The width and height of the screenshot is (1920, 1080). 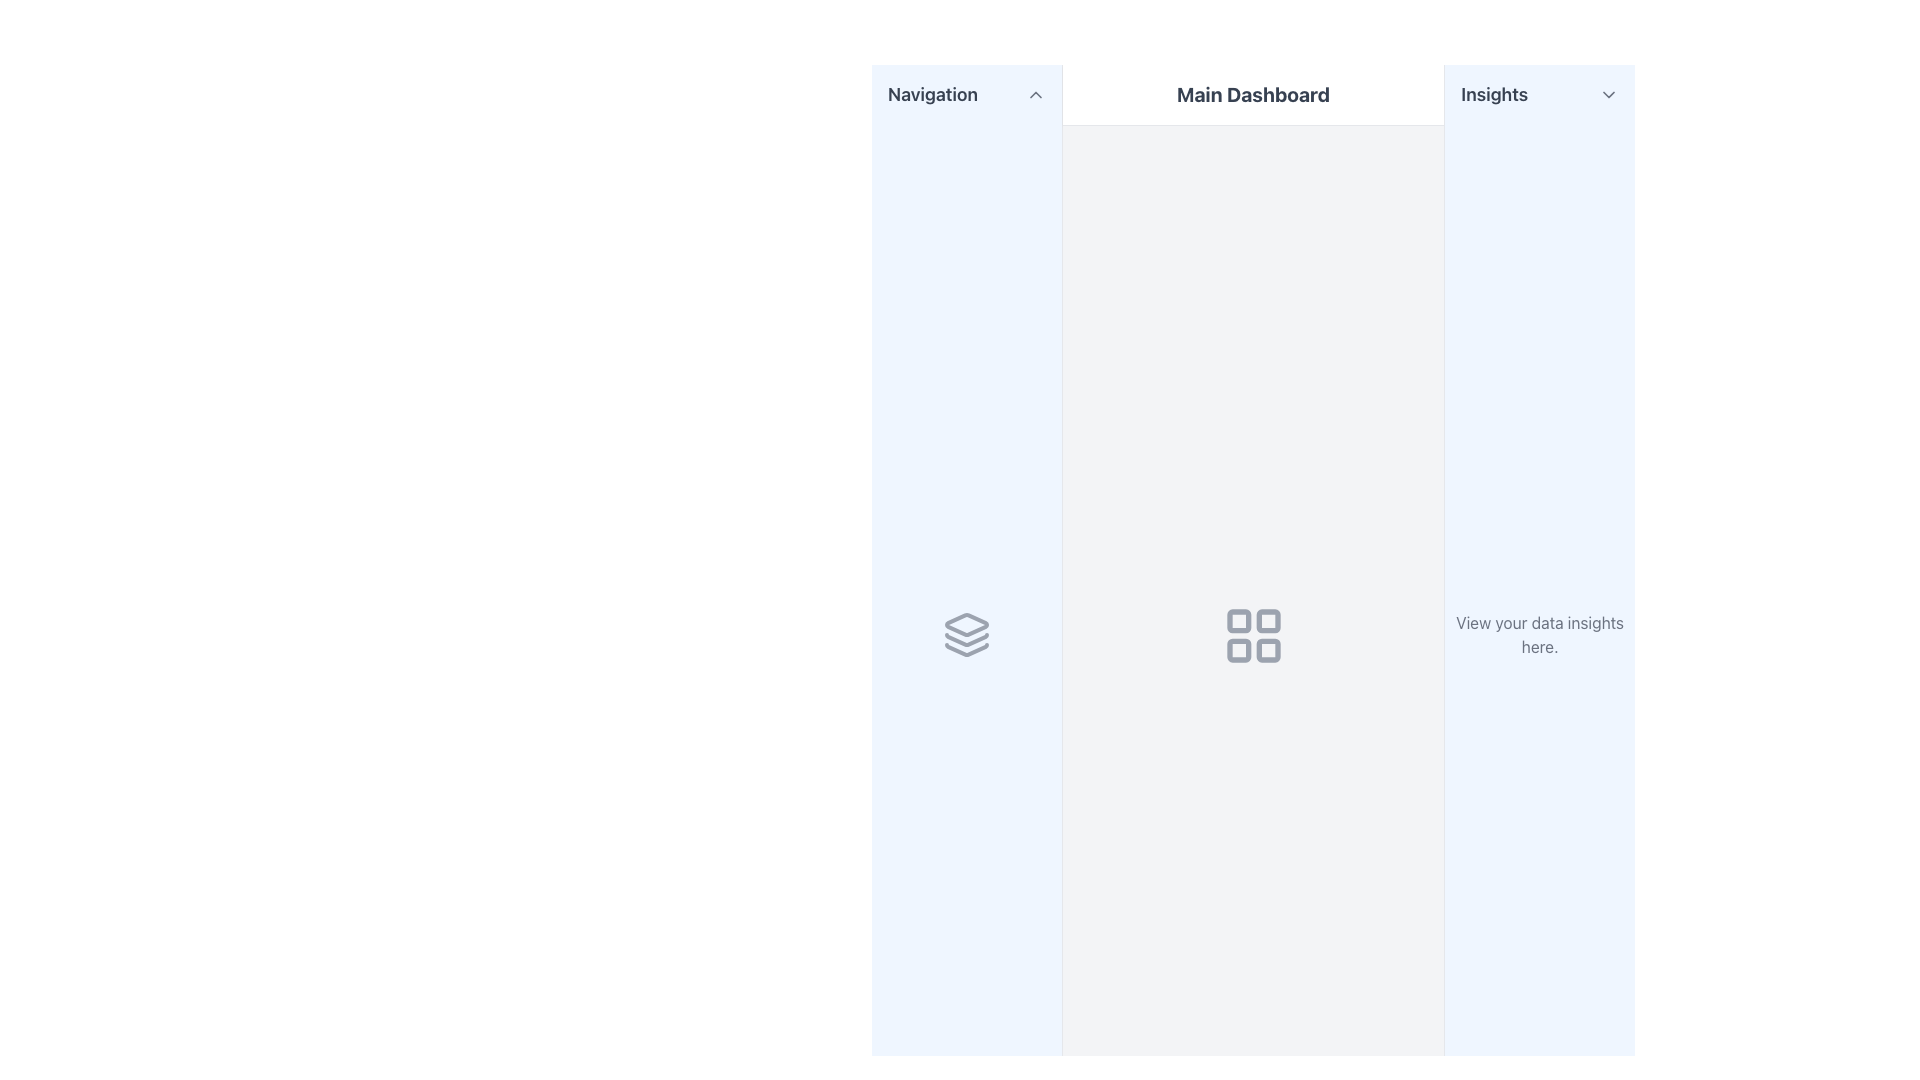 What do you see at coordinates (1237, 619) in the screenshot?
I see `the top-left square in the grid of four squares, which has a light gray fill and rounded corners` at bounding box center [1237, 619].